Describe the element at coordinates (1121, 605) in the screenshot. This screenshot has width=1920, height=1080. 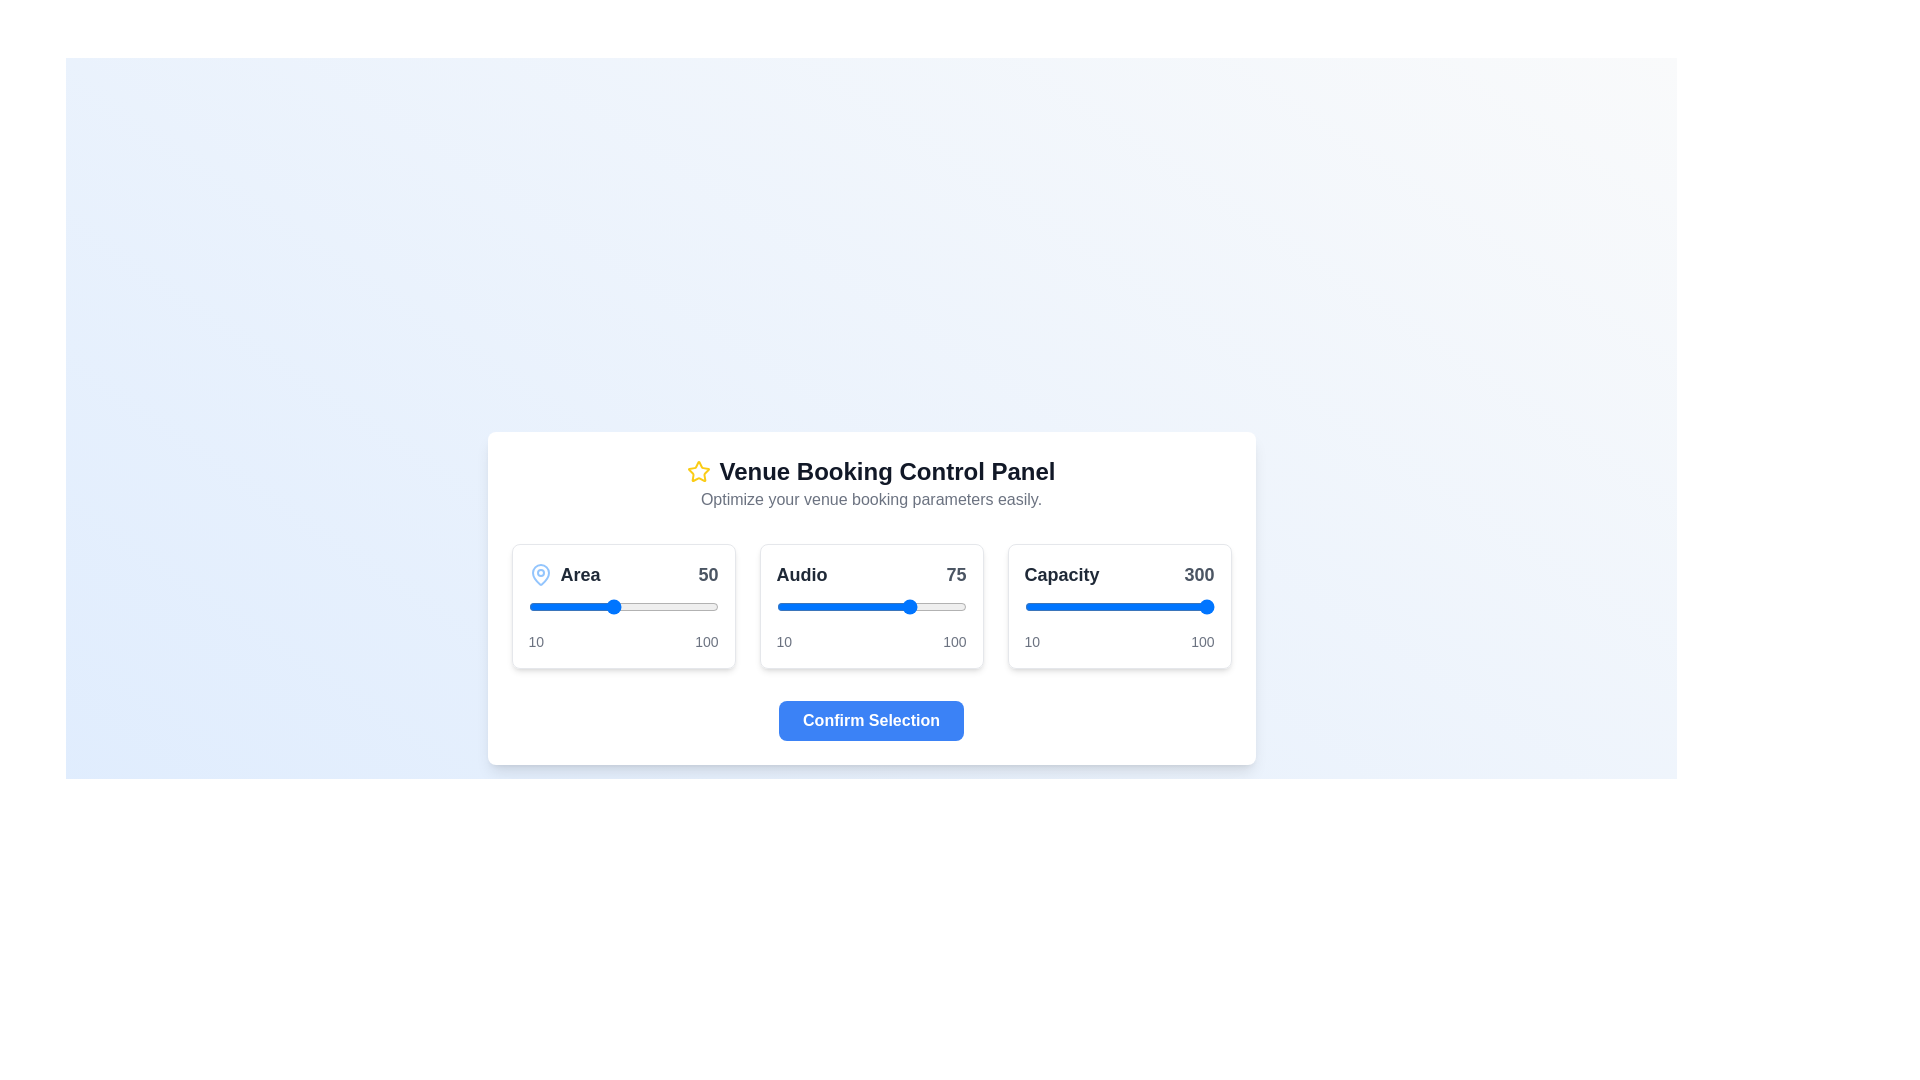
I see `capacity` at that location.